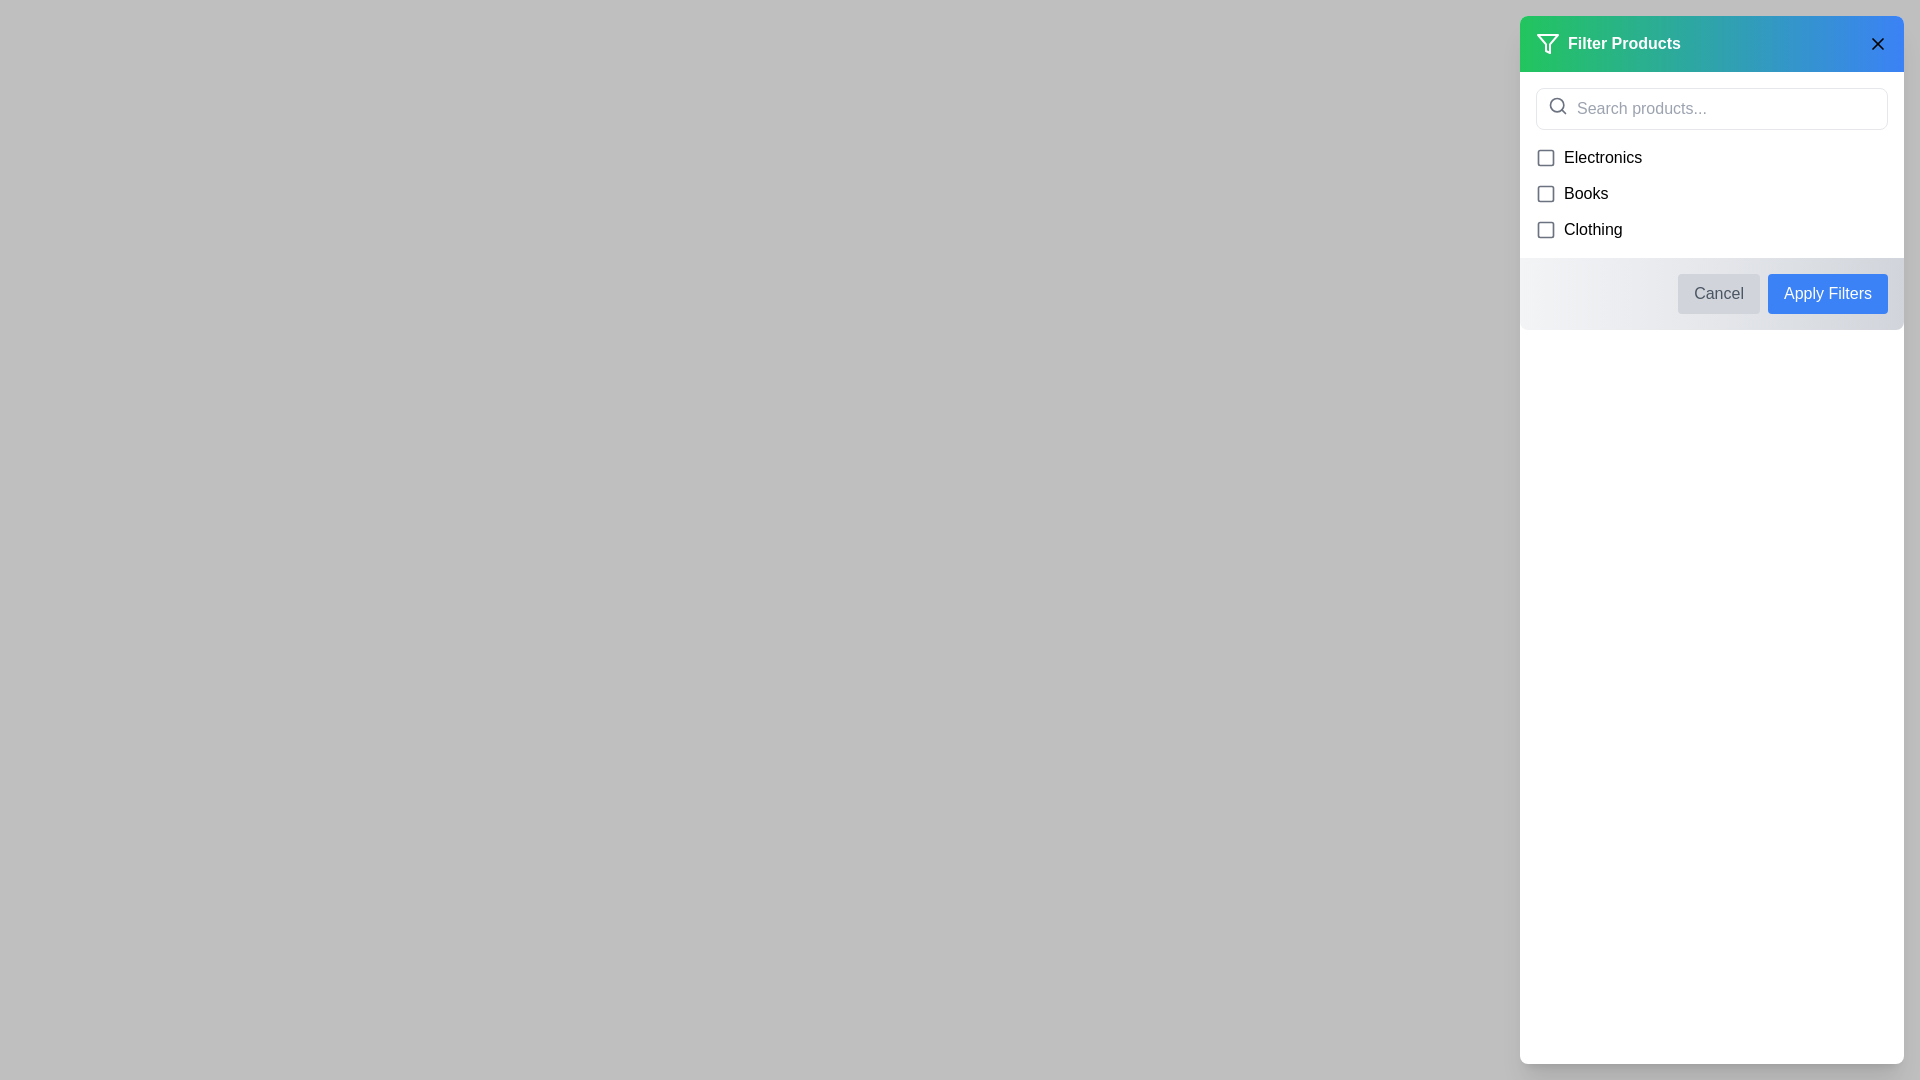 Image resolution: width=1920 pixels, height=1080 pixels. Describe the element at coordinates (1547, 43) in the screenshot. I see `the triangular-shaped funnel icon with a green background located in the header of the filter panel, next to the text 'Filter Products.'` at that location.